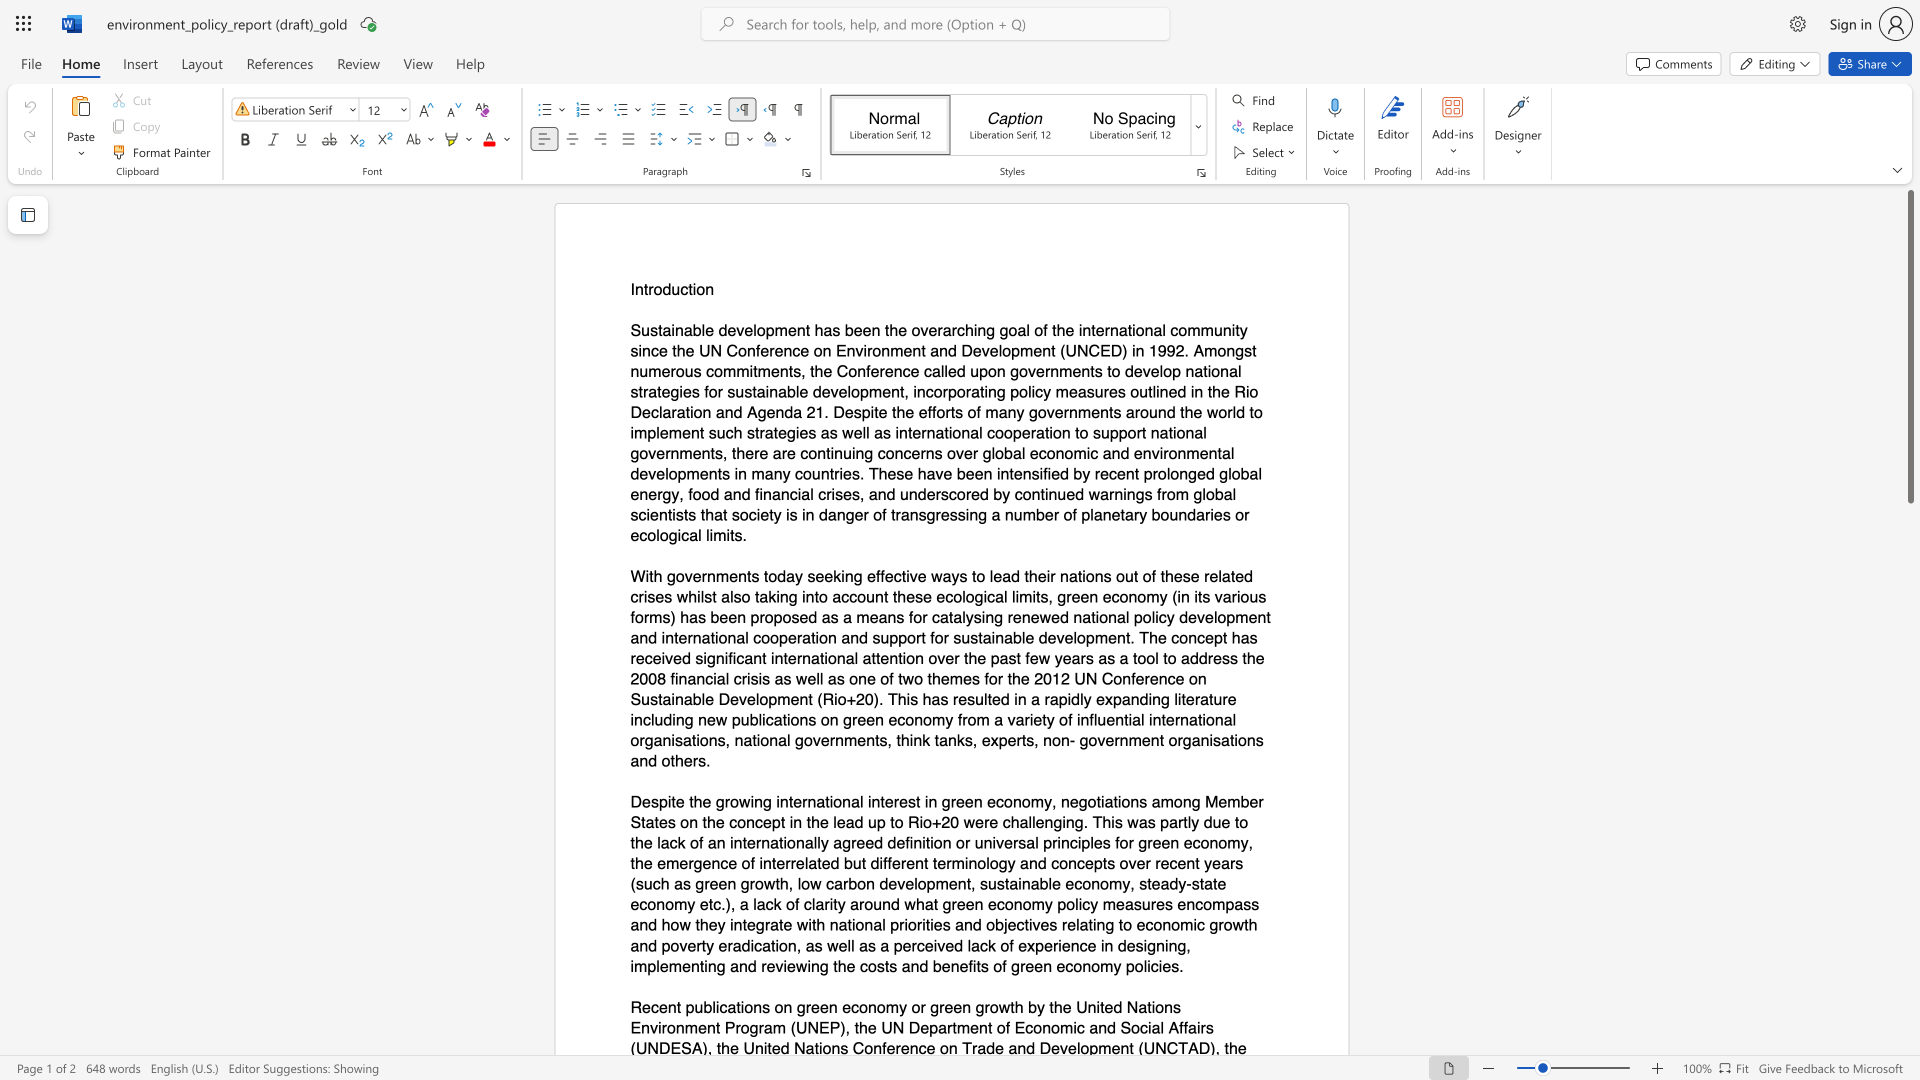 This screenshot has width=1920, height=1080. What do you see at coordinates (1909, 589) in the screenshot?
I see `the scrollbar to scroll the page down` at bounding box center [1909, 589].